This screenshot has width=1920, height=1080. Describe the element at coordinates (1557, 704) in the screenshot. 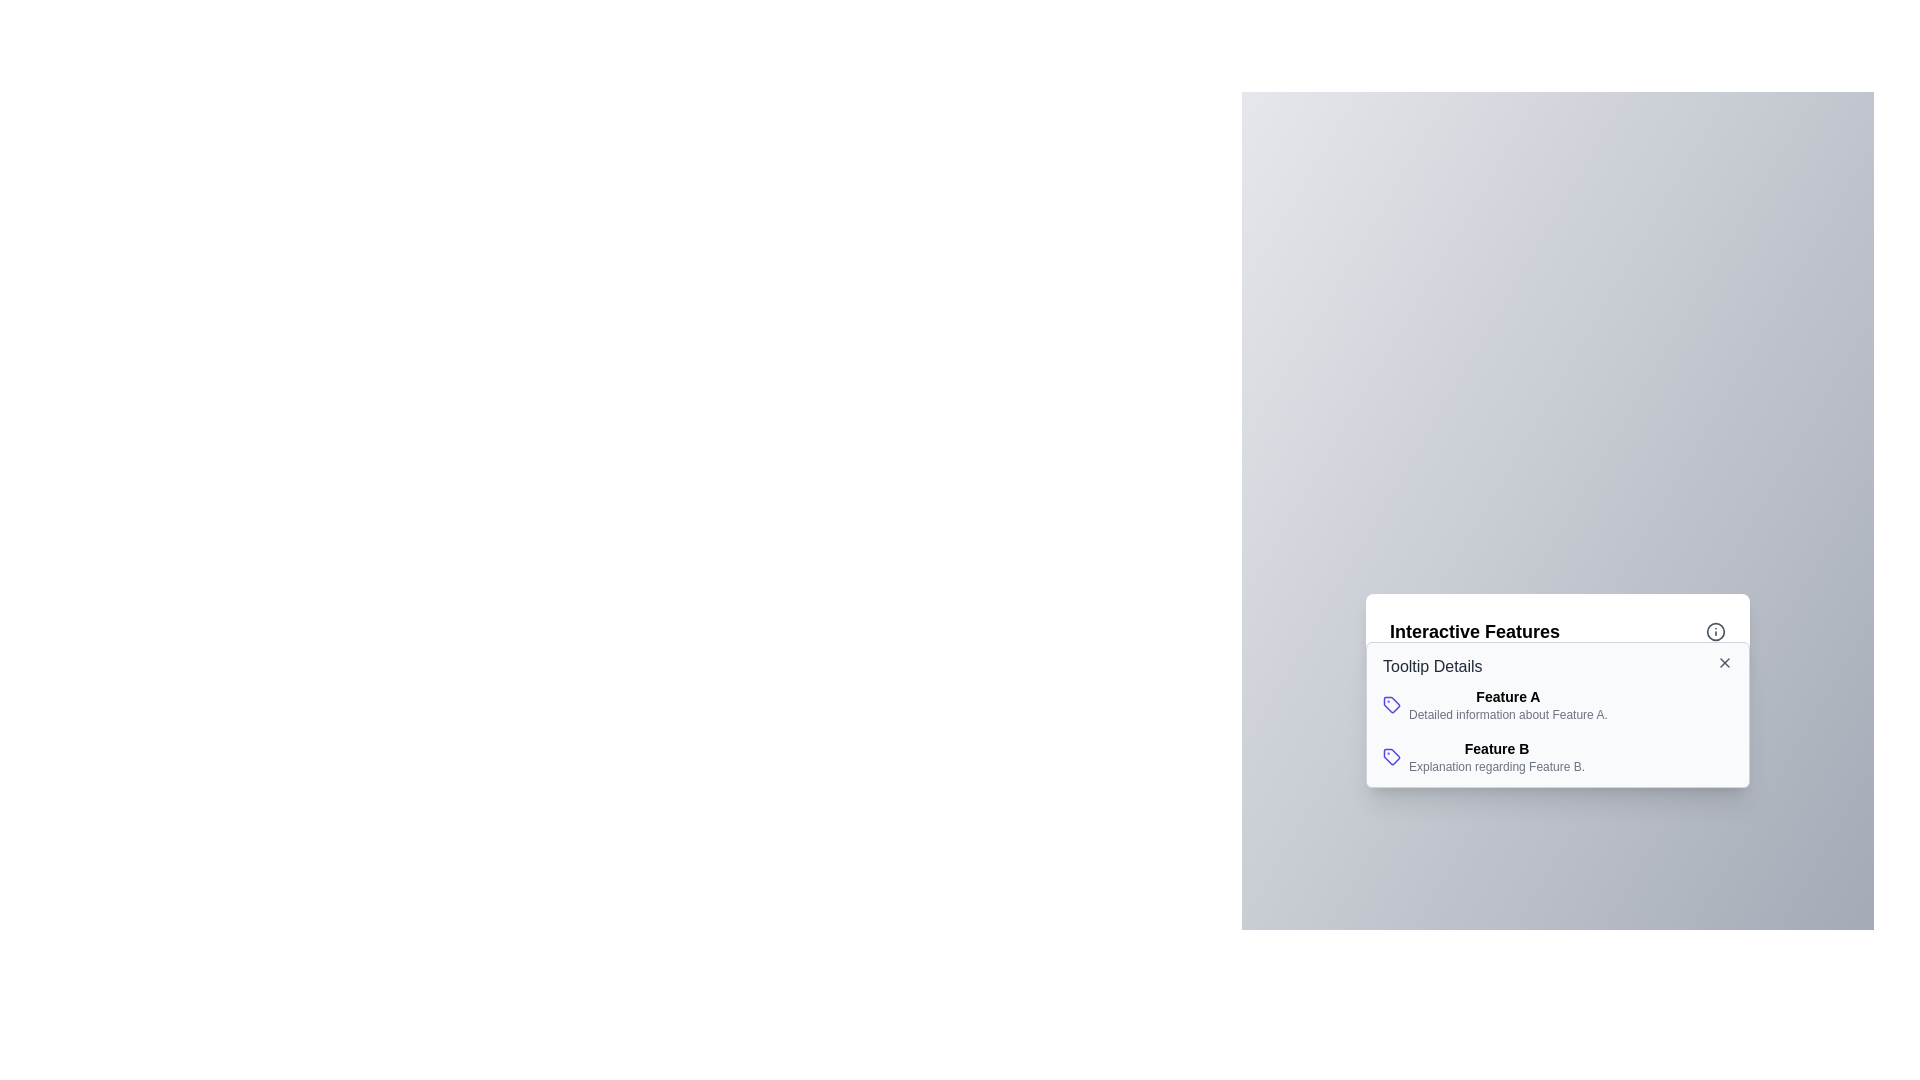

I see `the first list item titled 'Feature A' in the 'Interactive Features' panel, which includes a blue tag icon to its left and a description below the title` at that location.